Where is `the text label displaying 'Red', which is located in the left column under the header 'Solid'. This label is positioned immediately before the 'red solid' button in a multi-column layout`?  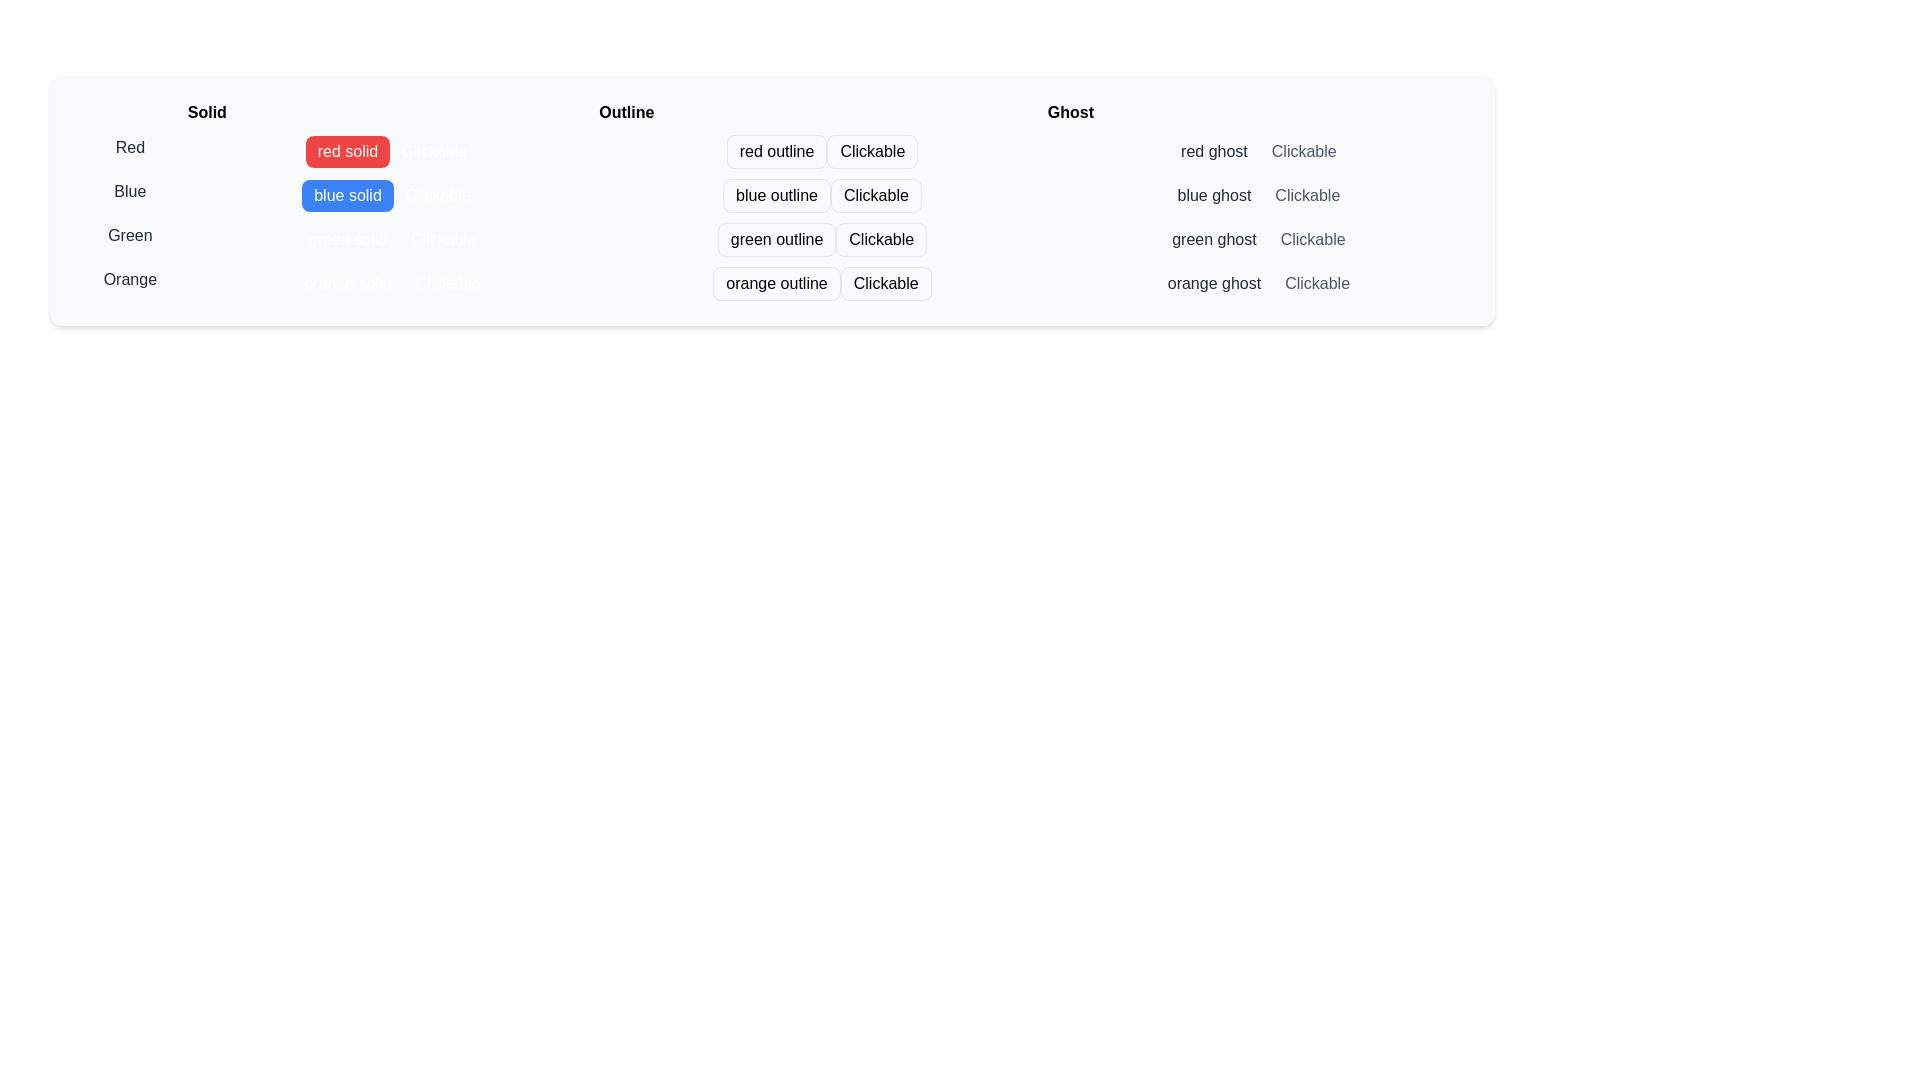
the text label displaying 'Red', which is located in the left column under the header 'Solid'. This label is positioned immediately before the 'red solid' button in a multi-column layout is located at coordinates (129, 146).